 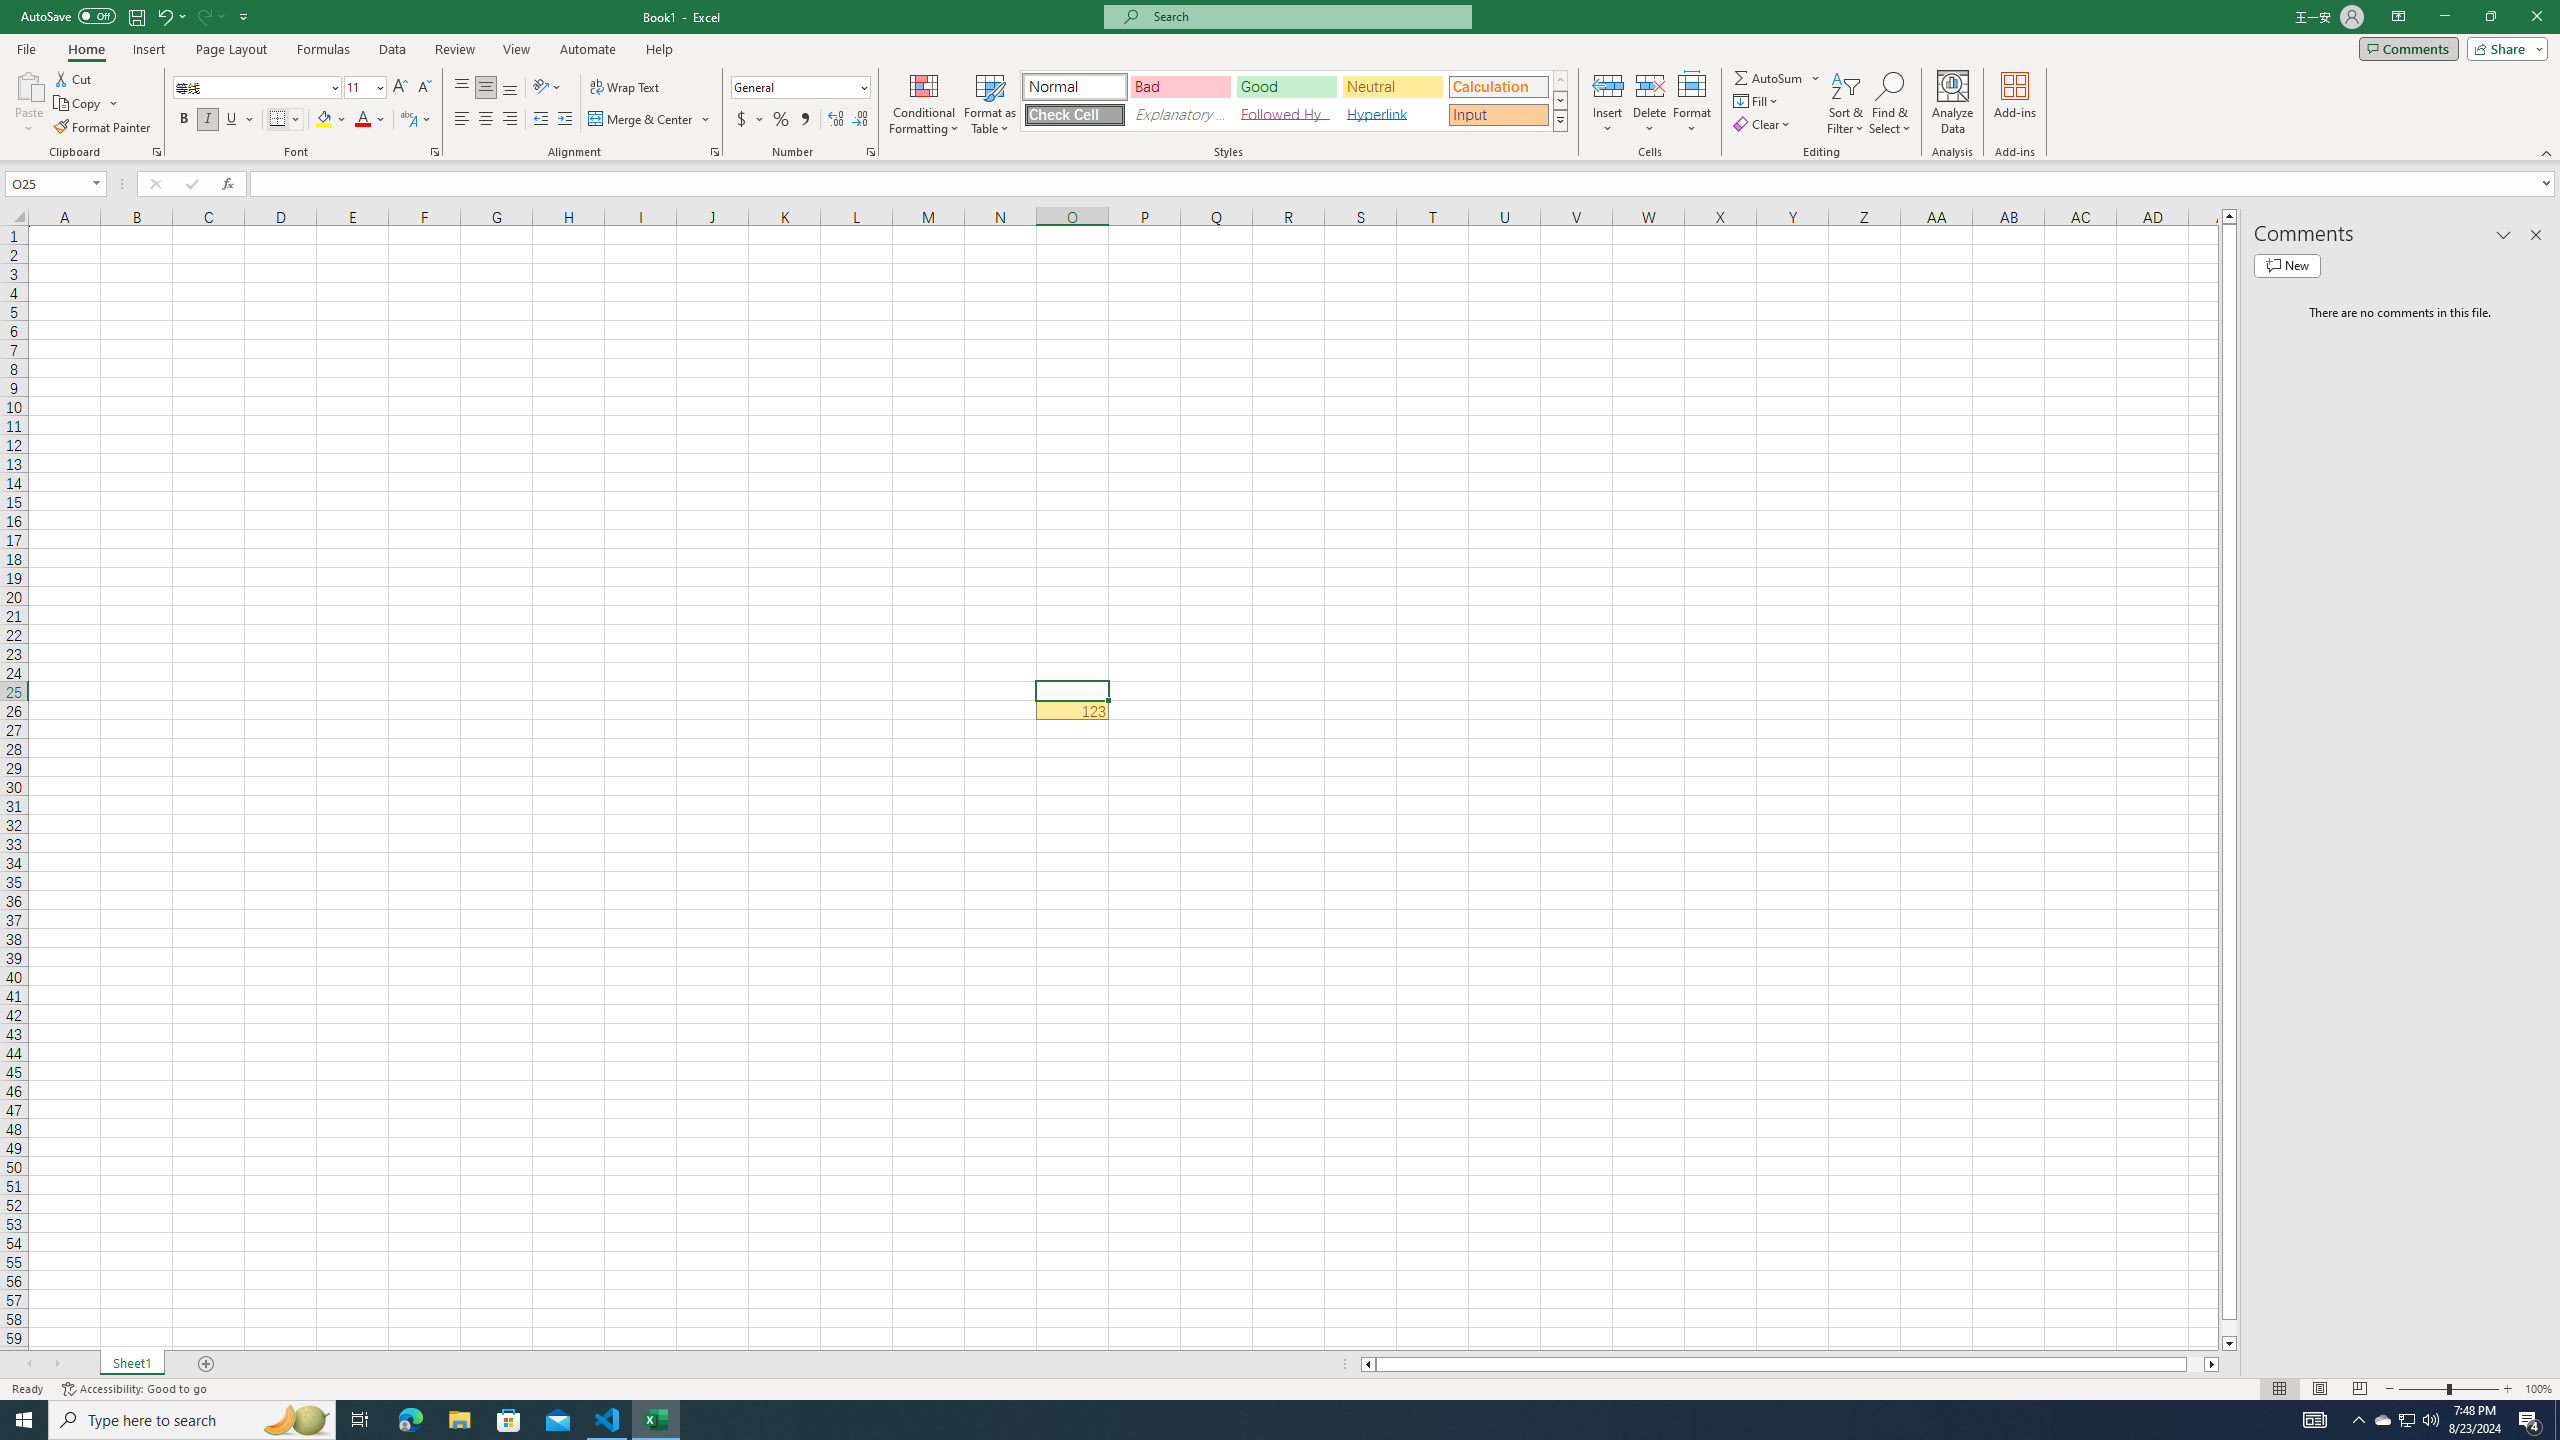 I want to click on 'Fill Color RGB(255, 255, 0)', so click(x=322, y=118).